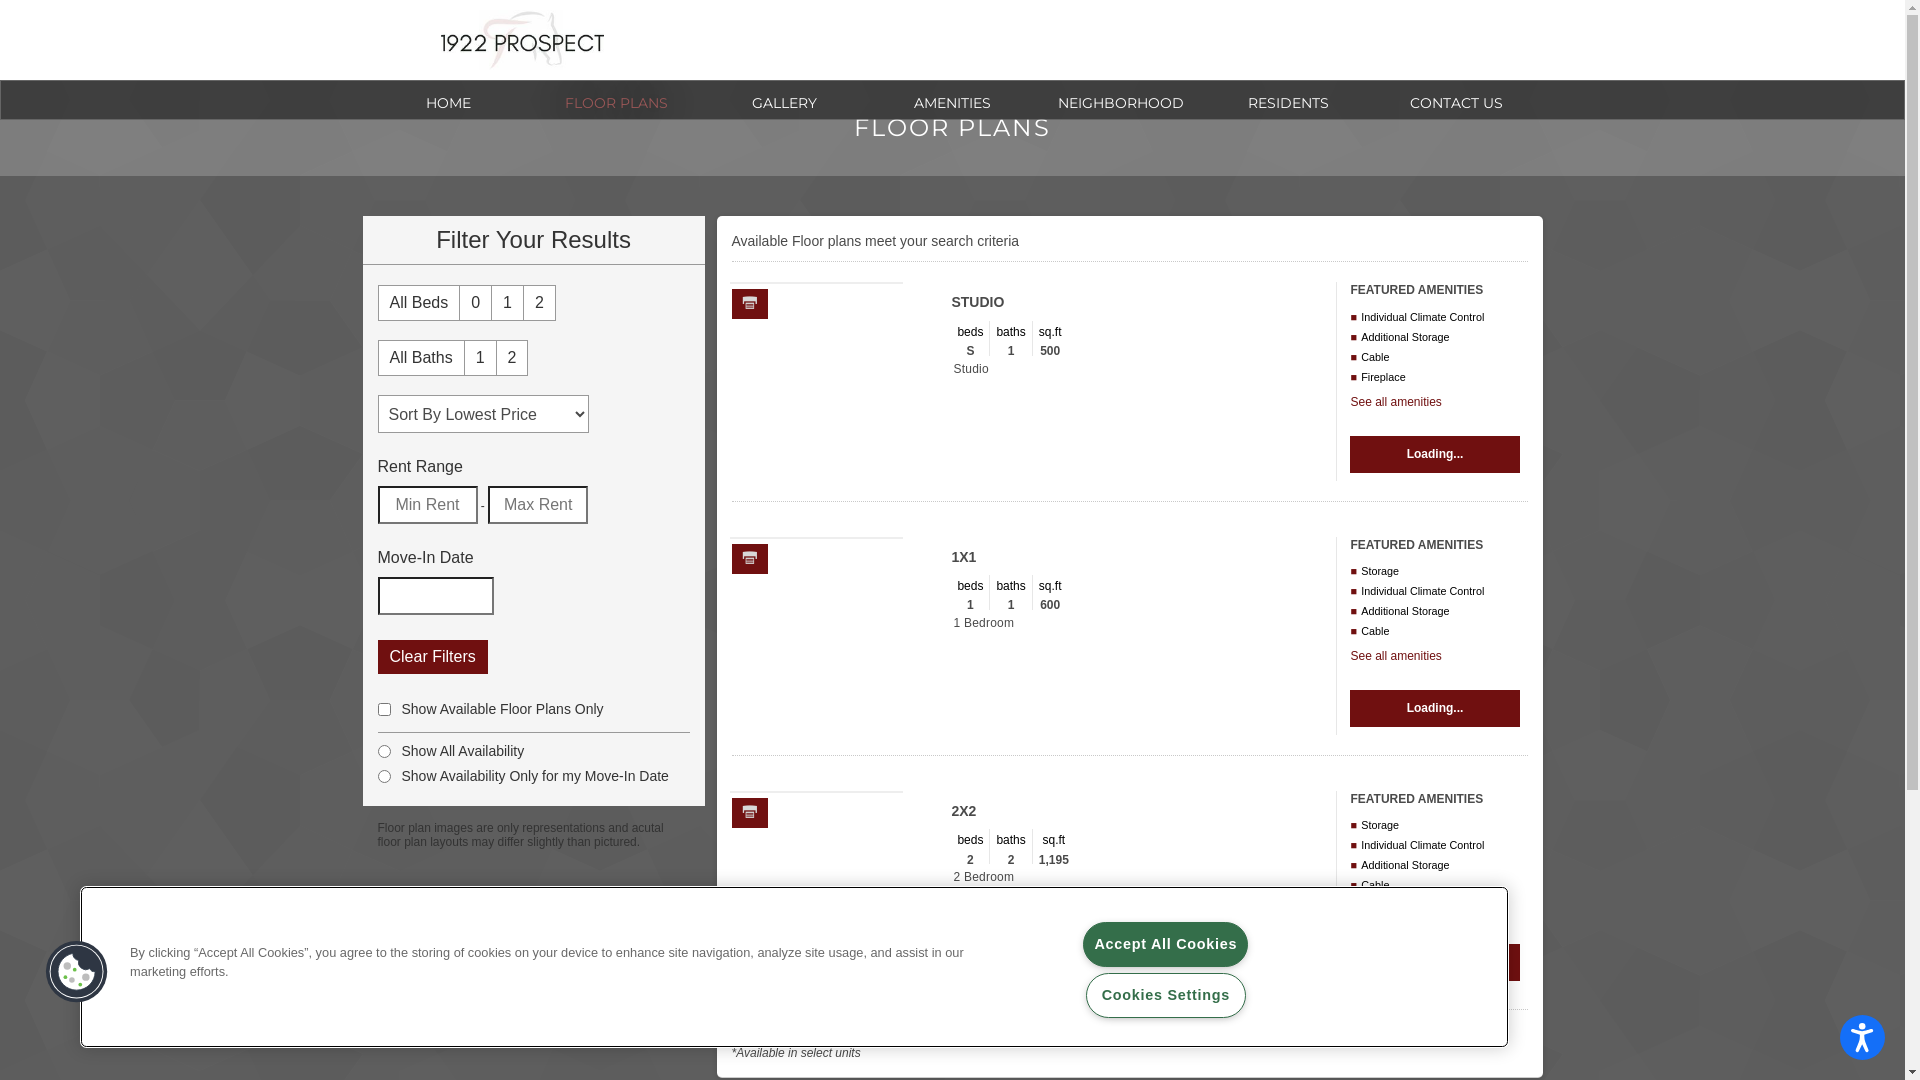 This screenshot has height=1080, width=1920. What do you see at coordinates (1287, 100) in the screenshot?
I see `'RESIDENTS'` at bounding box center [1287, 100].